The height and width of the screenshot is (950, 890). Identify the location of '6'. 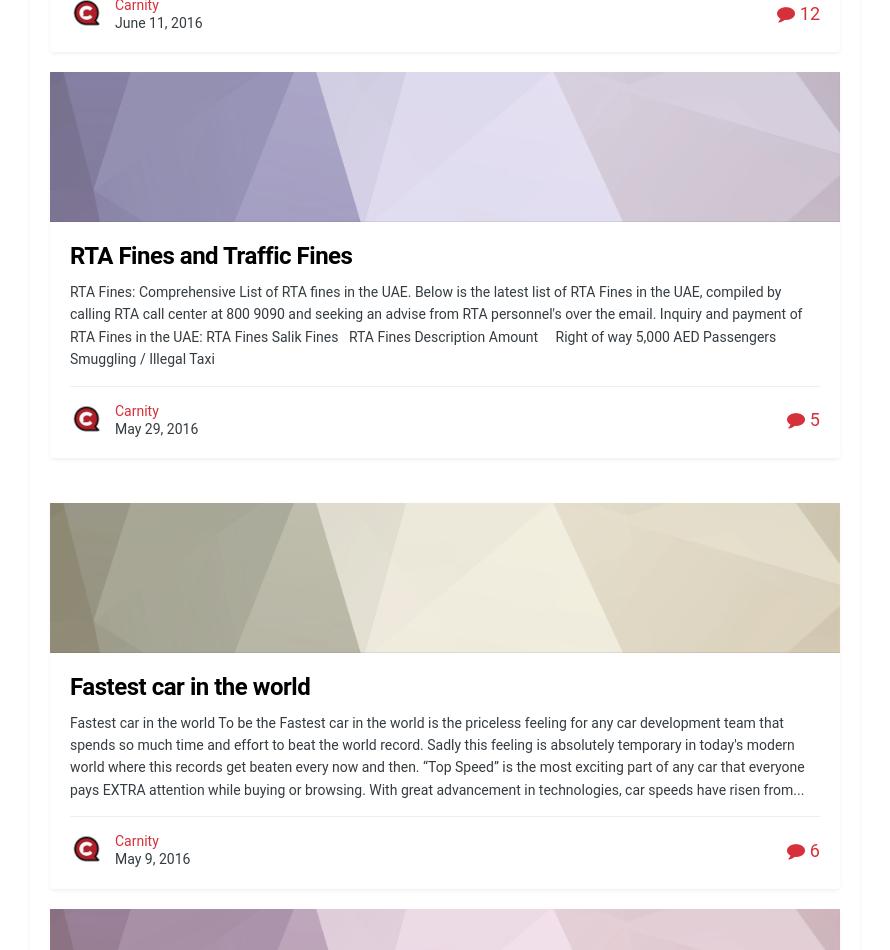
(805, 848).